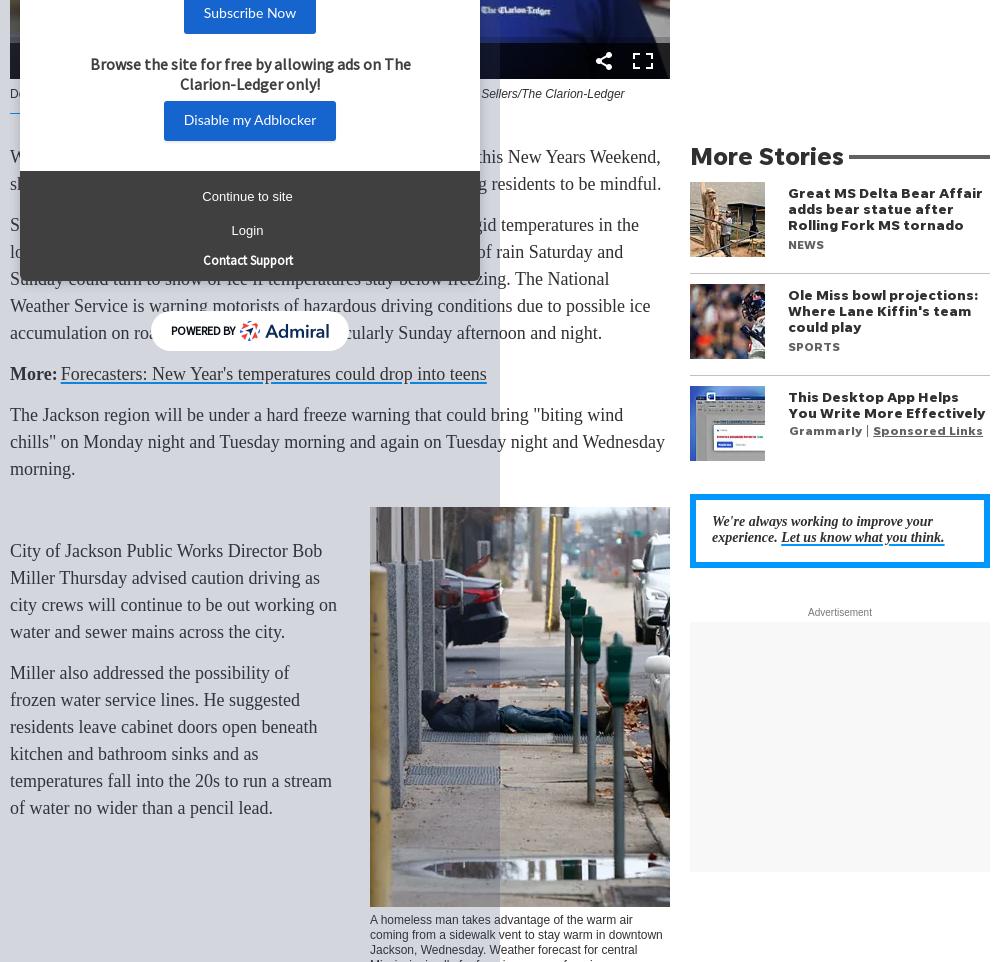  Describe the element at coordinates (248, 120) in the screenshot. I see `'Disable my Adblocker'` at that location.